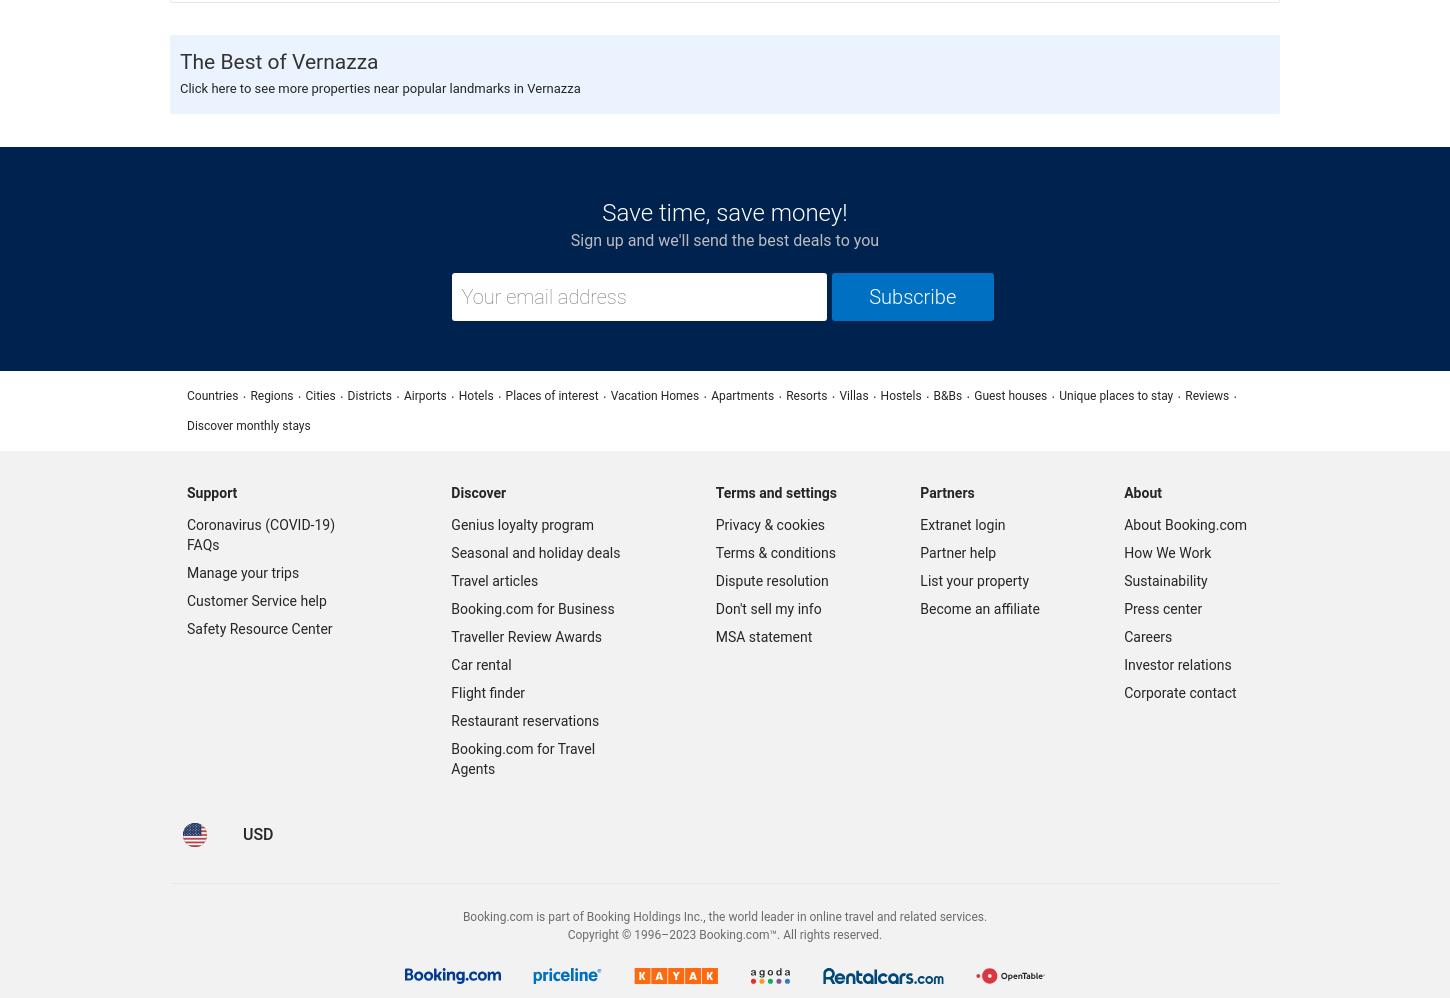 The height and width of the screenshot is (998, 1450). I want to click on 'The Best of Vernazza', so click(278, 59).